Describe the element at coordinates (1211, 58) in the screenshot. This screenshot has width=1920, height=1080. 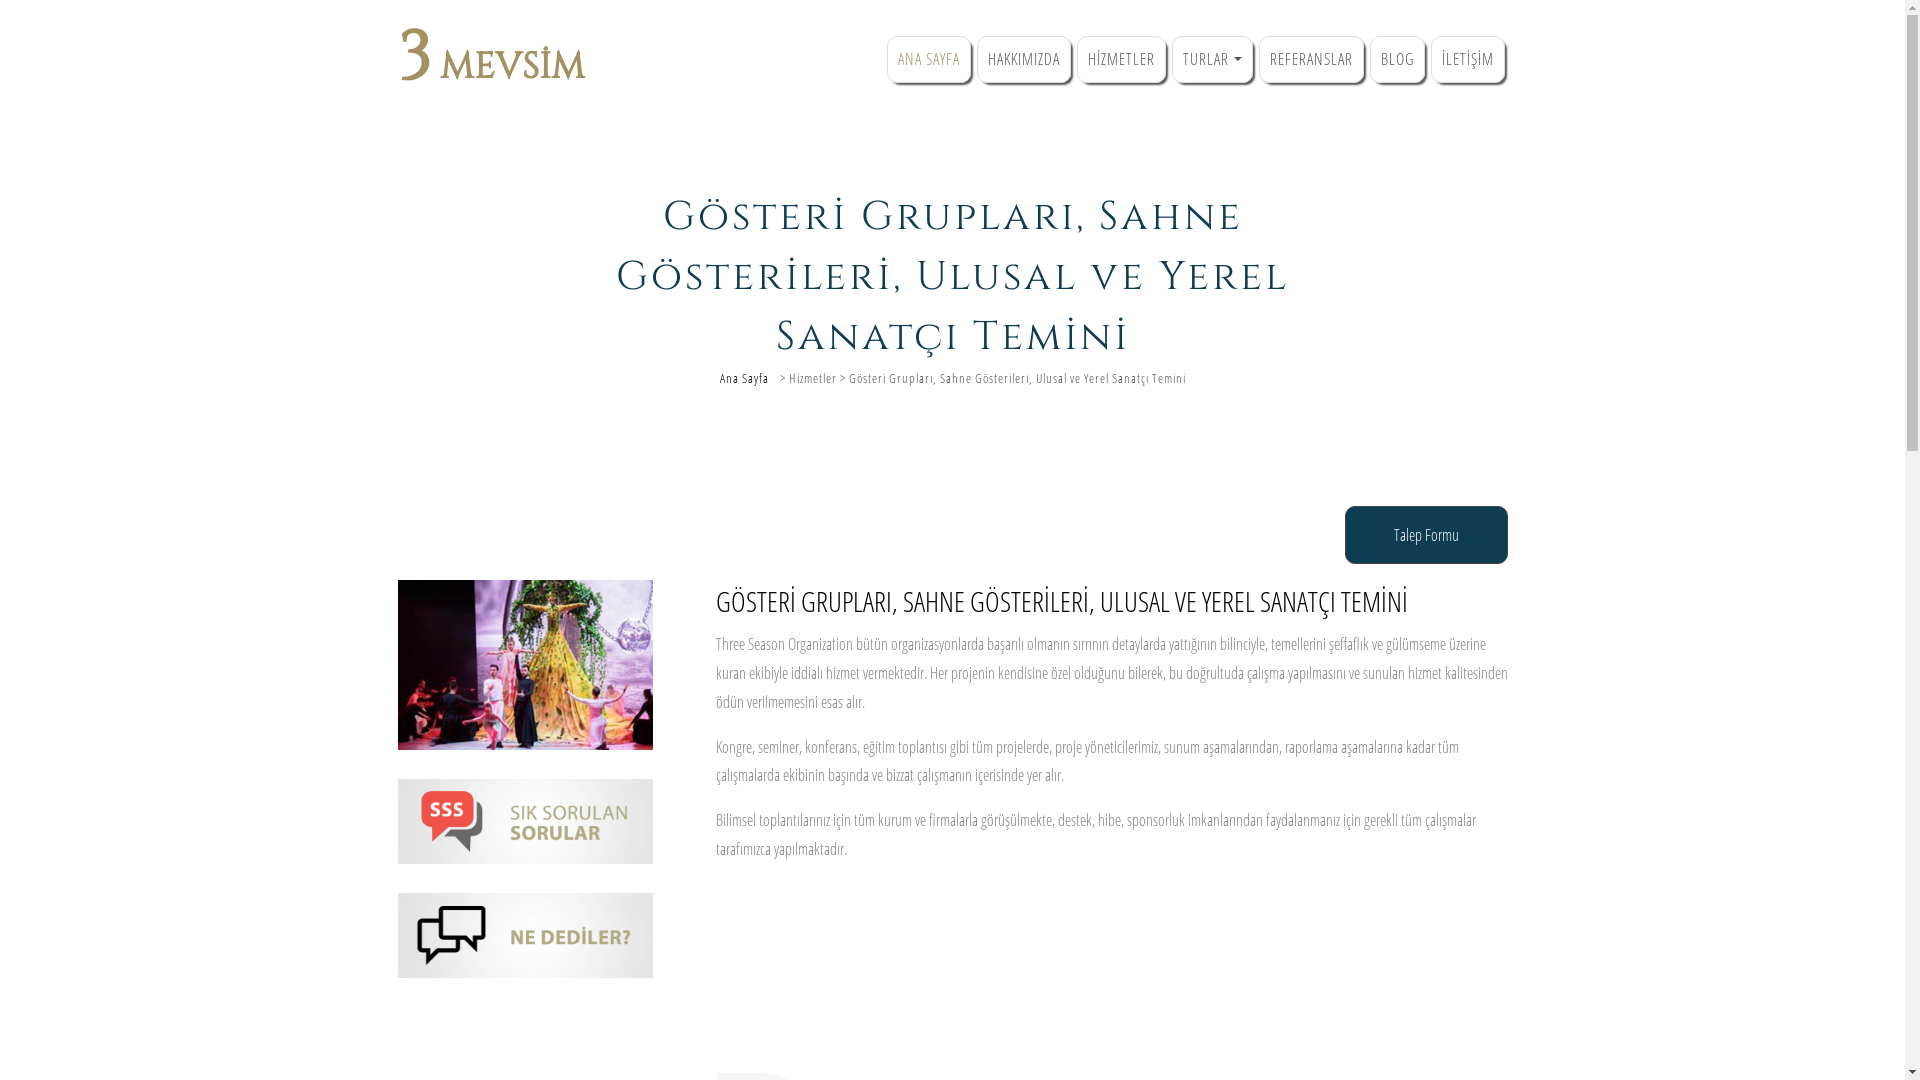
I see `'TURLAR'` at that location.